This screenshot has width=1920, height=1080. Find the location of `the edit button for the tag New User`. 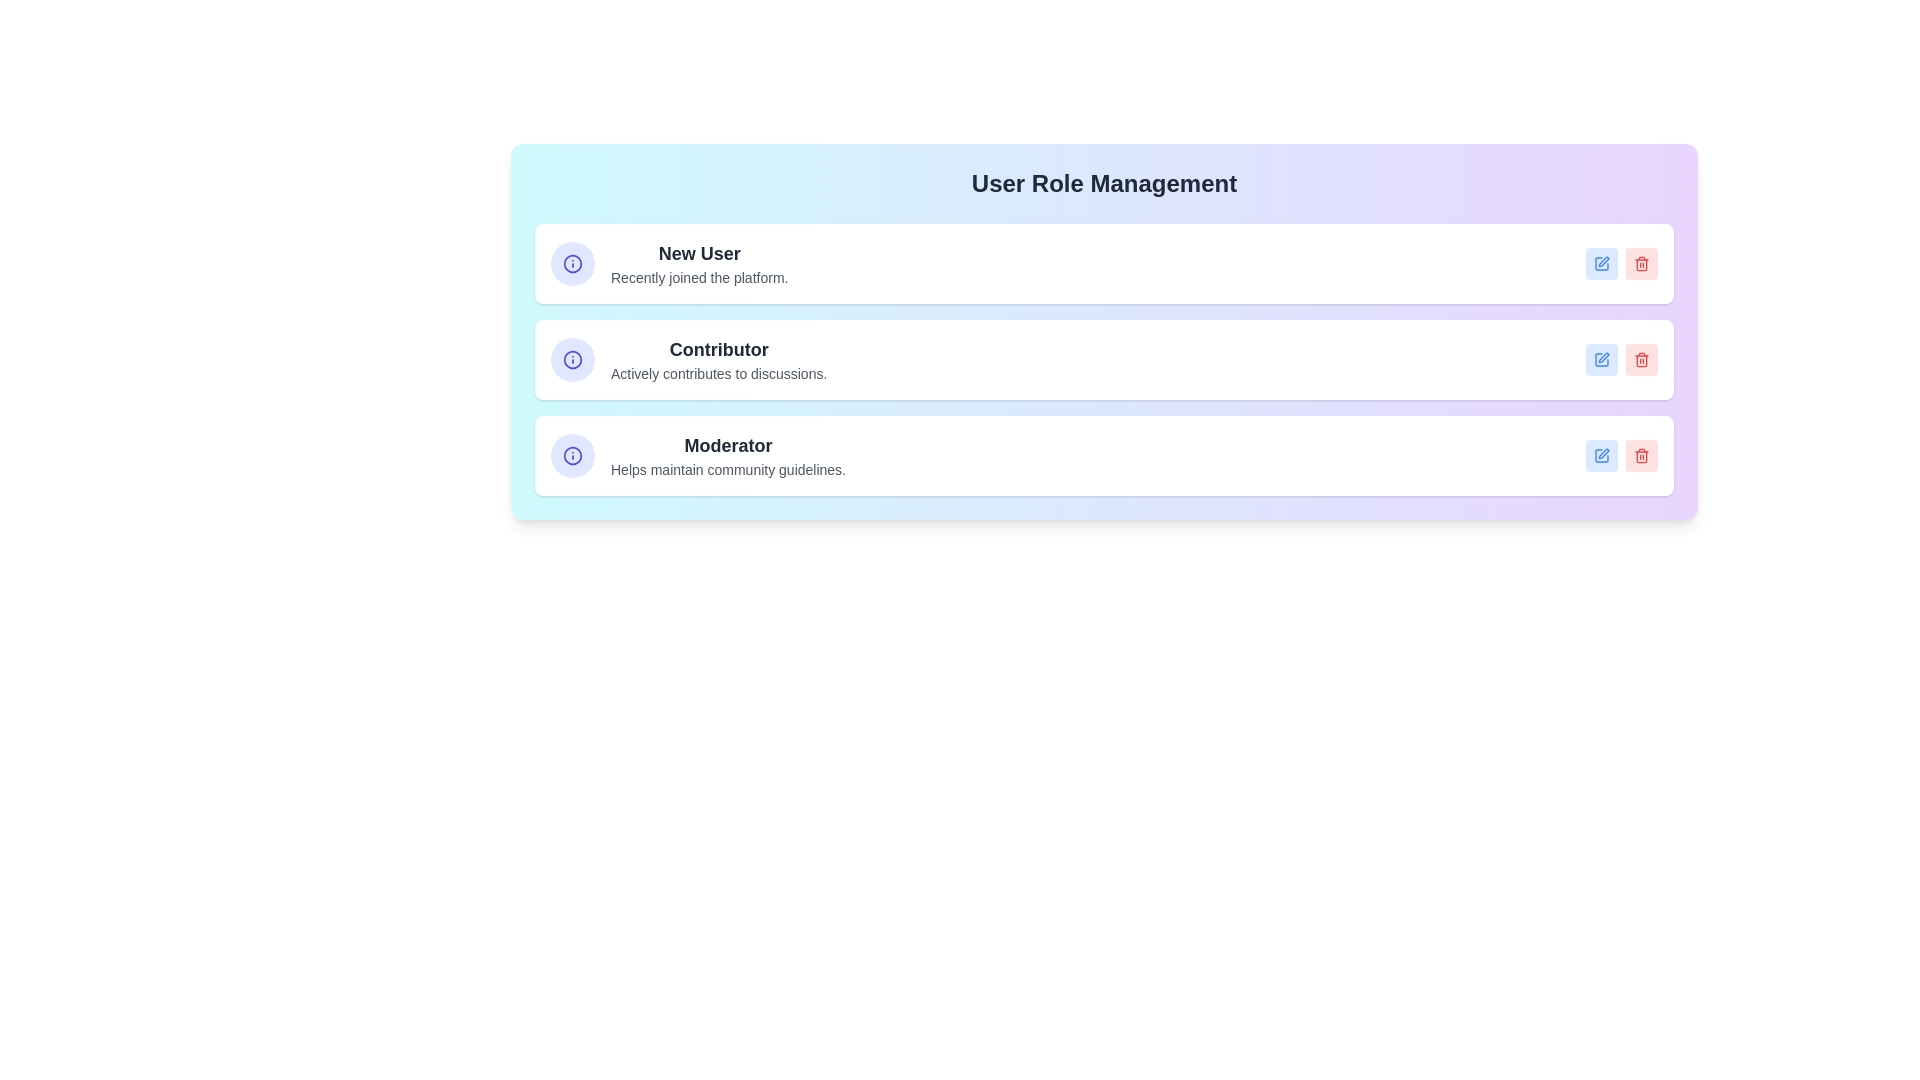

the edit button for the tag New User is located at coordinates (1602, 262).